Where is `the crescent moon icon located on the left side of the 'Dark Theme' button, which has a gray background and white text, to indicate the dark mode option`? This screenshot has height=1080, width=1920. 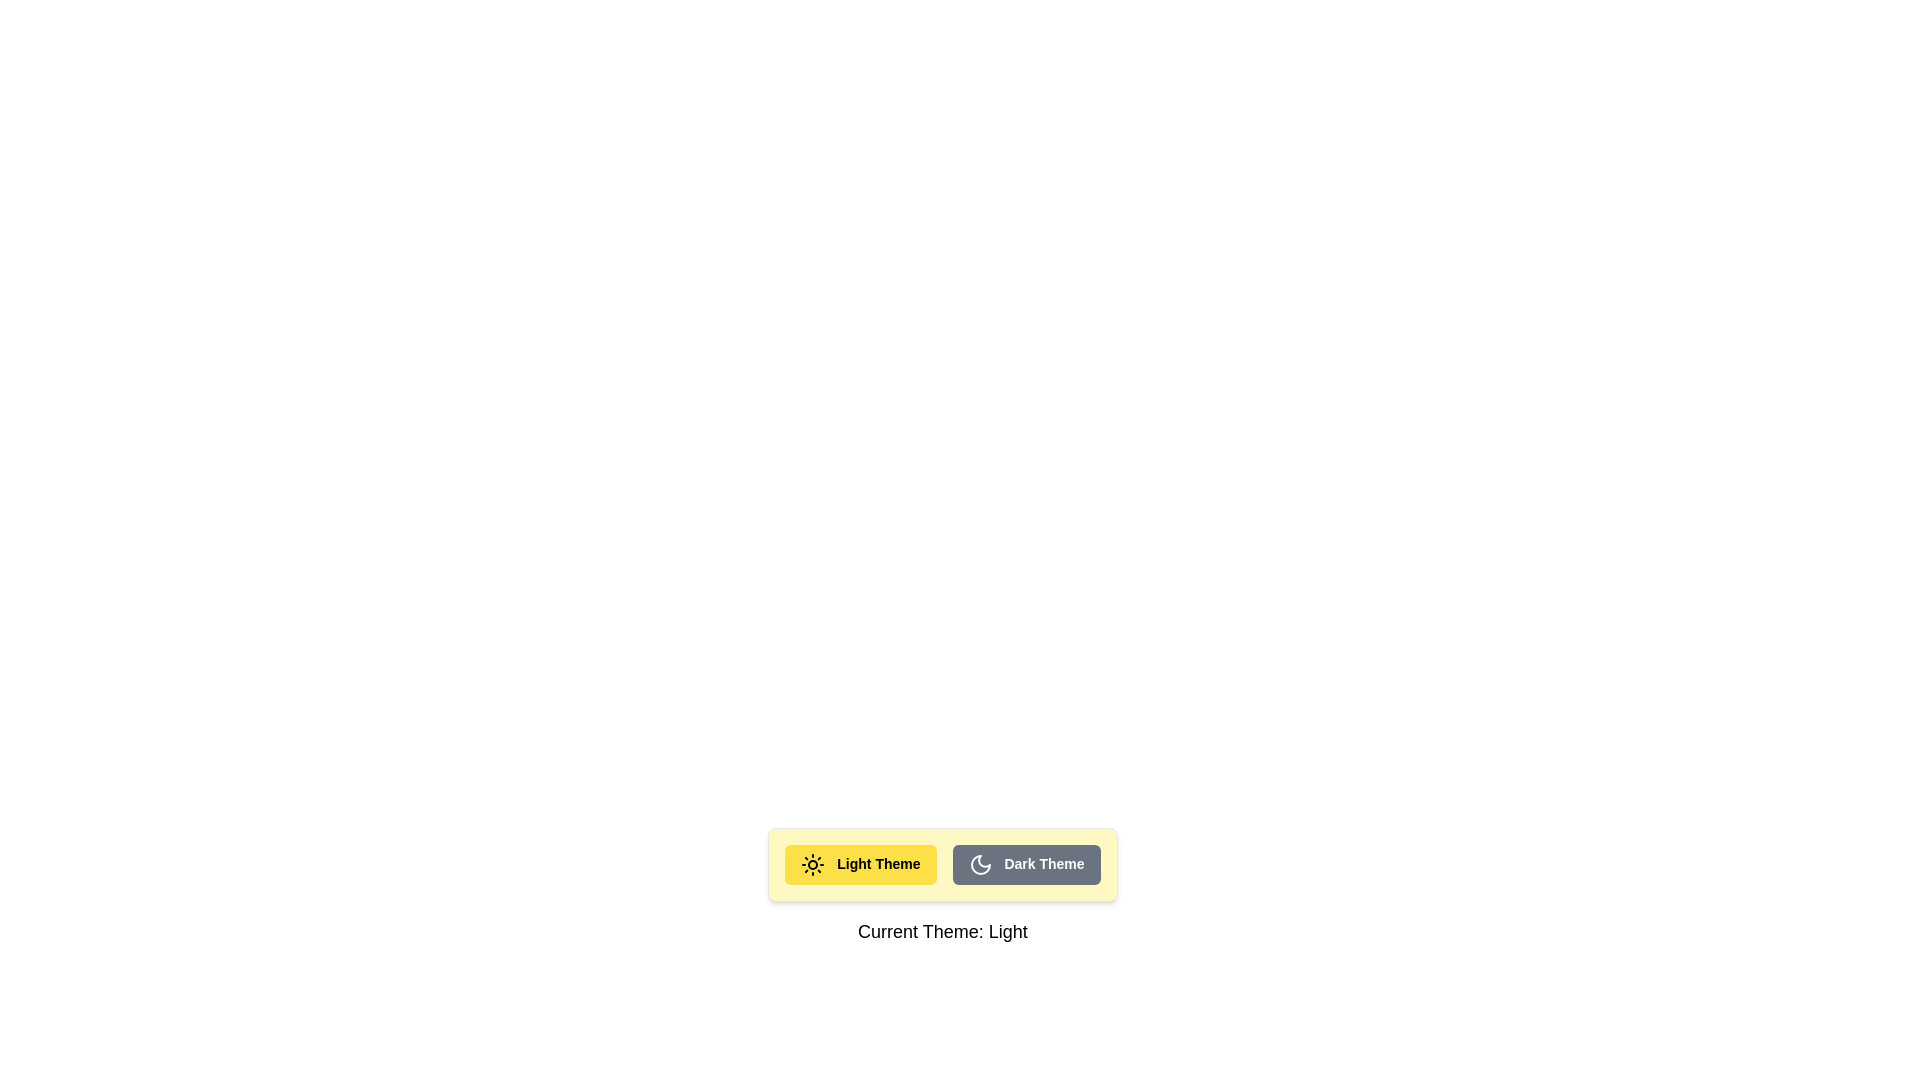 the crescent moon icon located on the left side of the 'Dark Theme' button, which has a gray background and white text, to indicate the dark mode option is located at coordinates (980, 863).